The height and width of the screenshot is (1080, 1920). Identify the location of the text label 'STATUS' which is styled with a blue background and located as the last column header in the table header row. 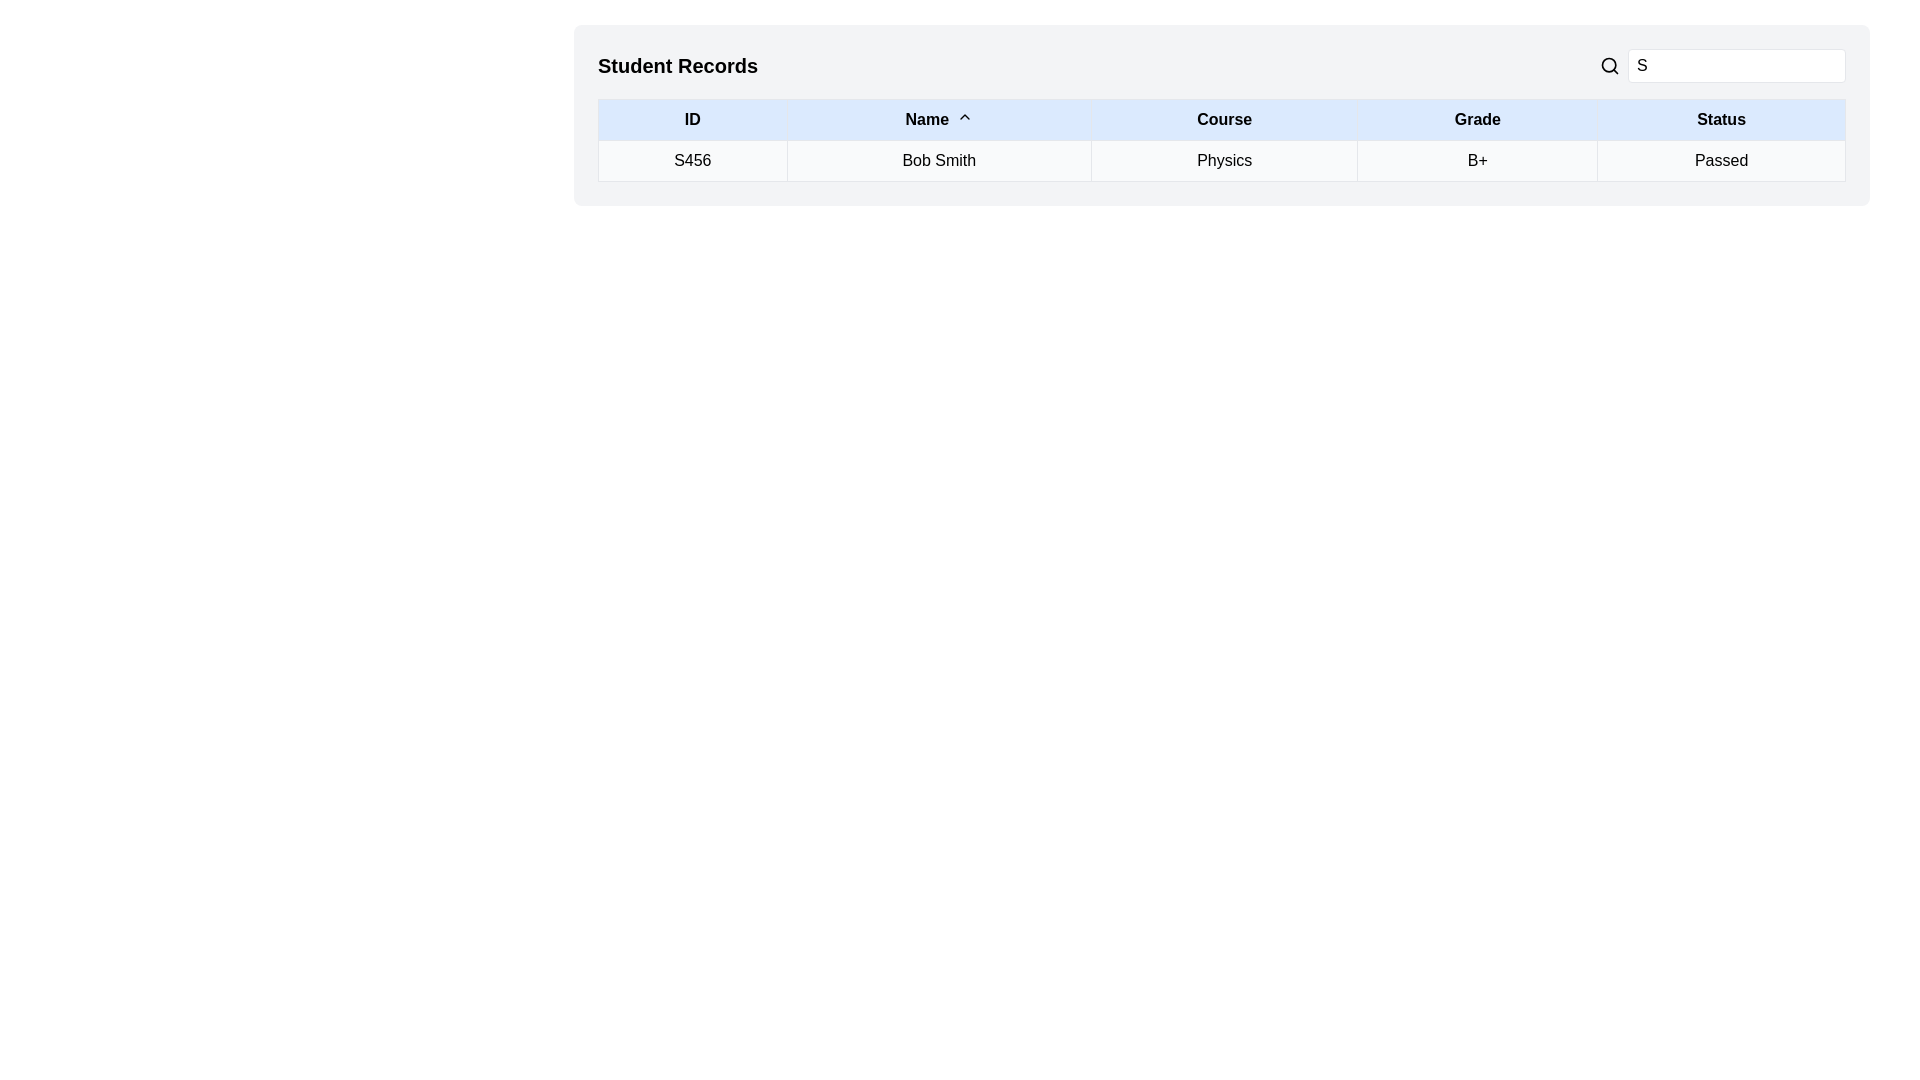
(1720, 119).